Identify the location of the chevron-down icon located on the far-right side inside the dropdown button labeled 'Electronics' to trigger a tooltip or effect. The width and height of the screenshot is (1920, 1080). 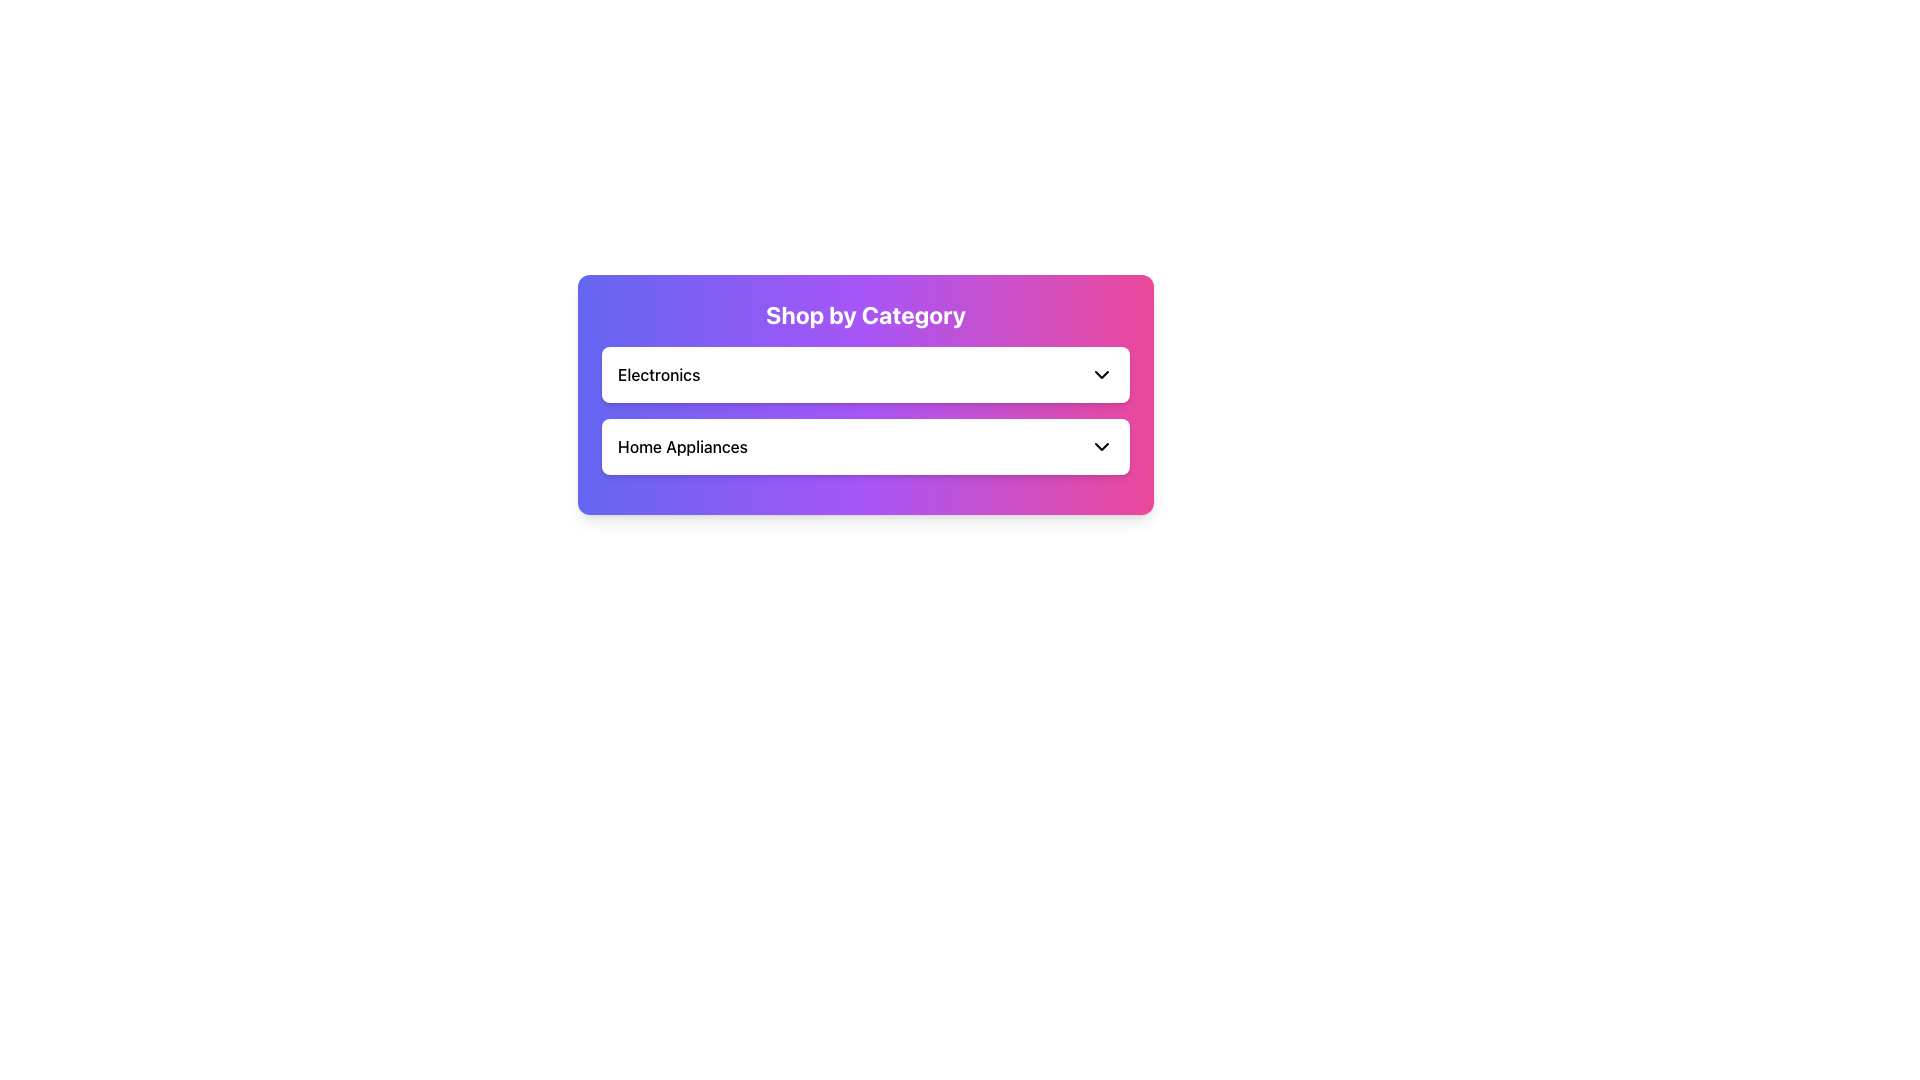
(1101, 374).